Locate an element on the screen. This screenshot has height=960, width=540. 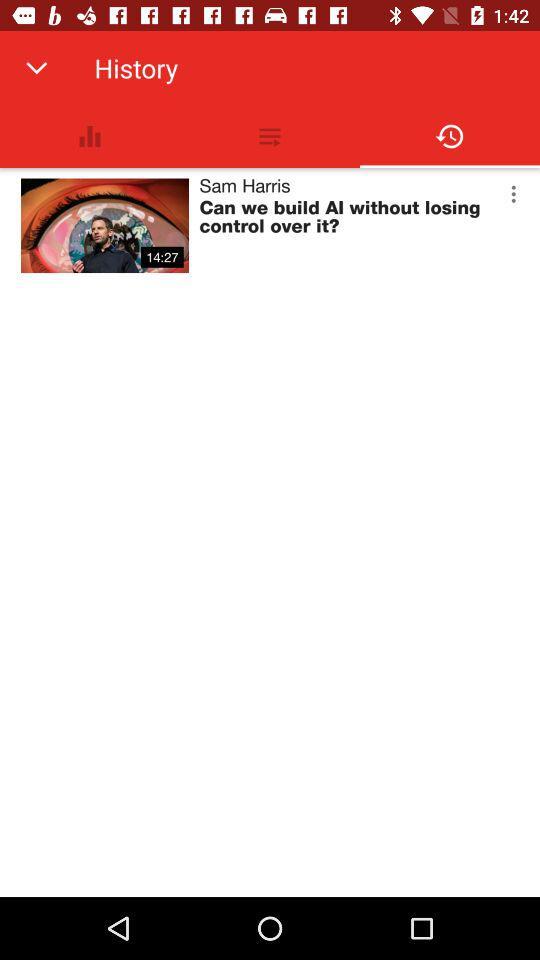
item to the left of history app is located at coordinates (36, 68).